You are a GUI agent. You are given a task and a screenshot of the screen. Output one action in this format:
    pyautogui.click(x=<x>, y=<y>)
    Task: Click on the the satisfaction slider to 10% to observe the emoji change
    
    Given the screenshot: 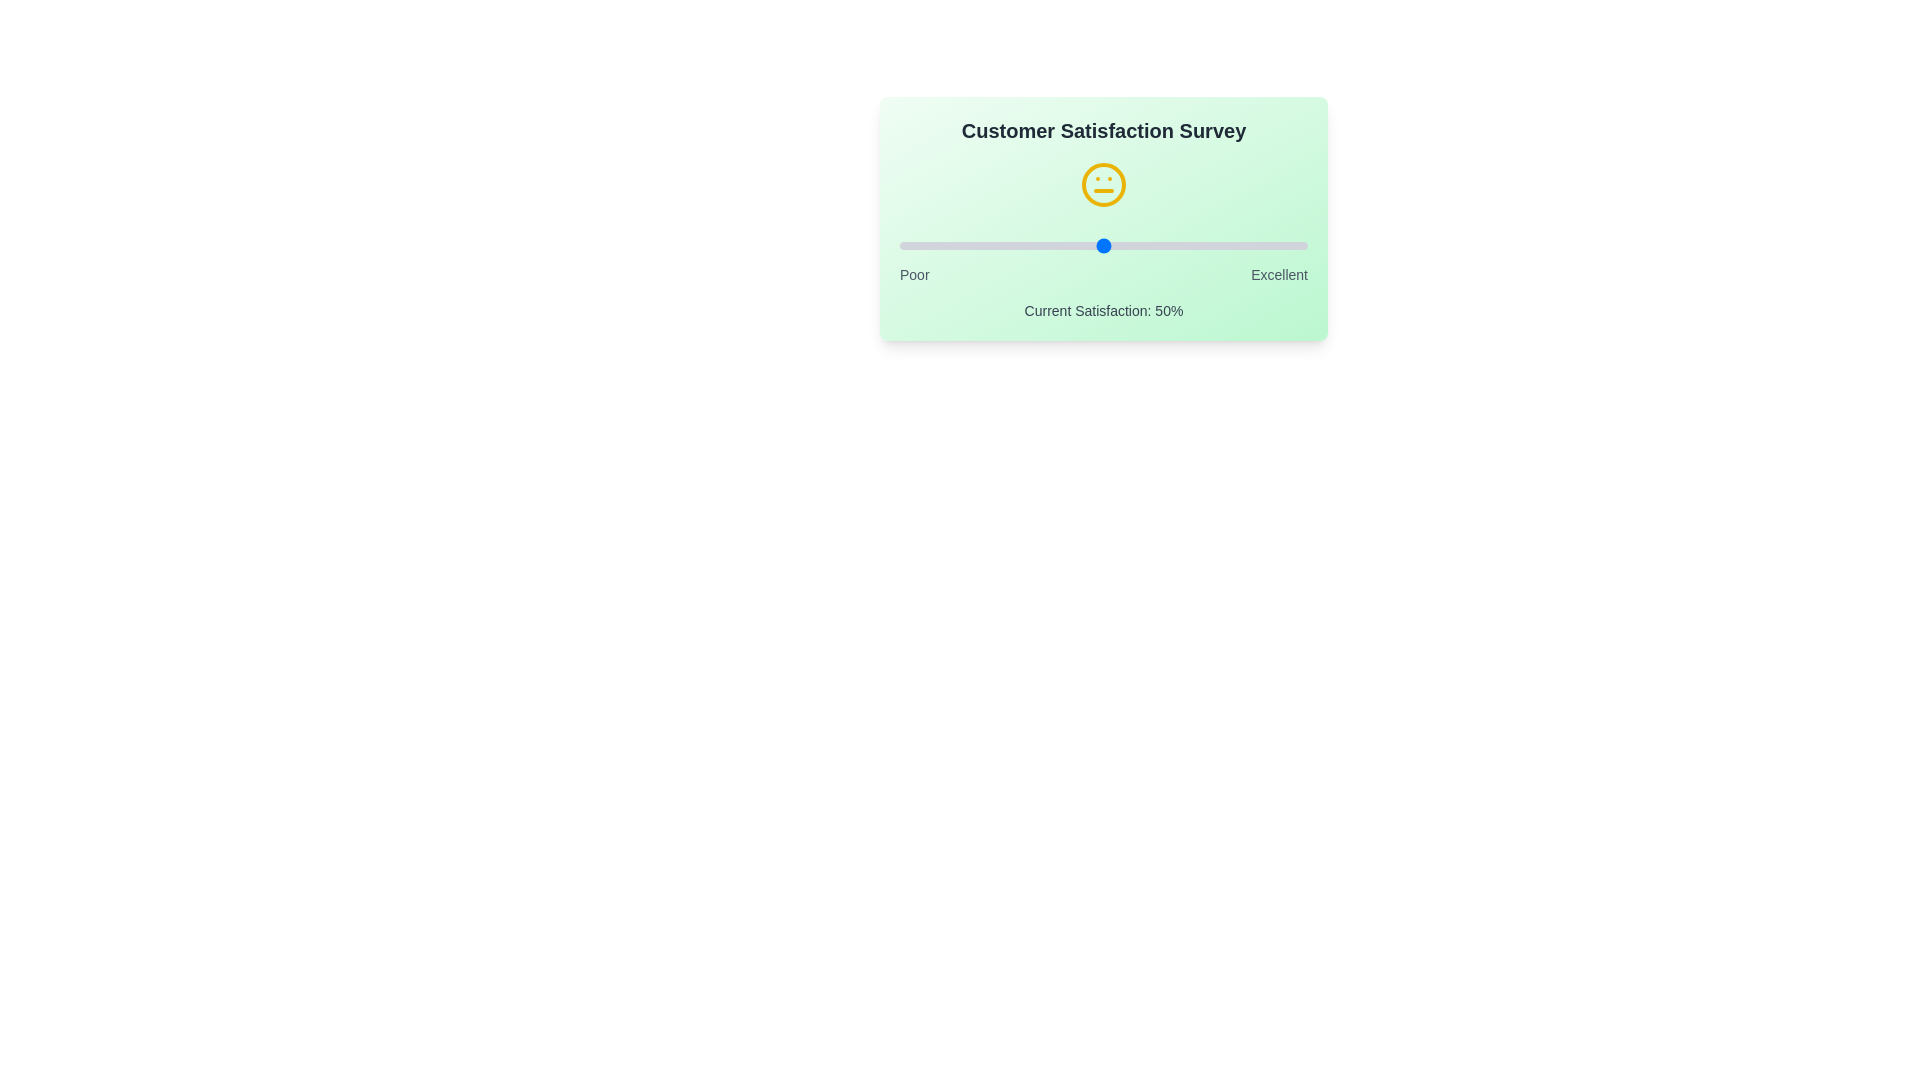 What is the action you would take?
    pyautogui.click(x=939, y=245)
    